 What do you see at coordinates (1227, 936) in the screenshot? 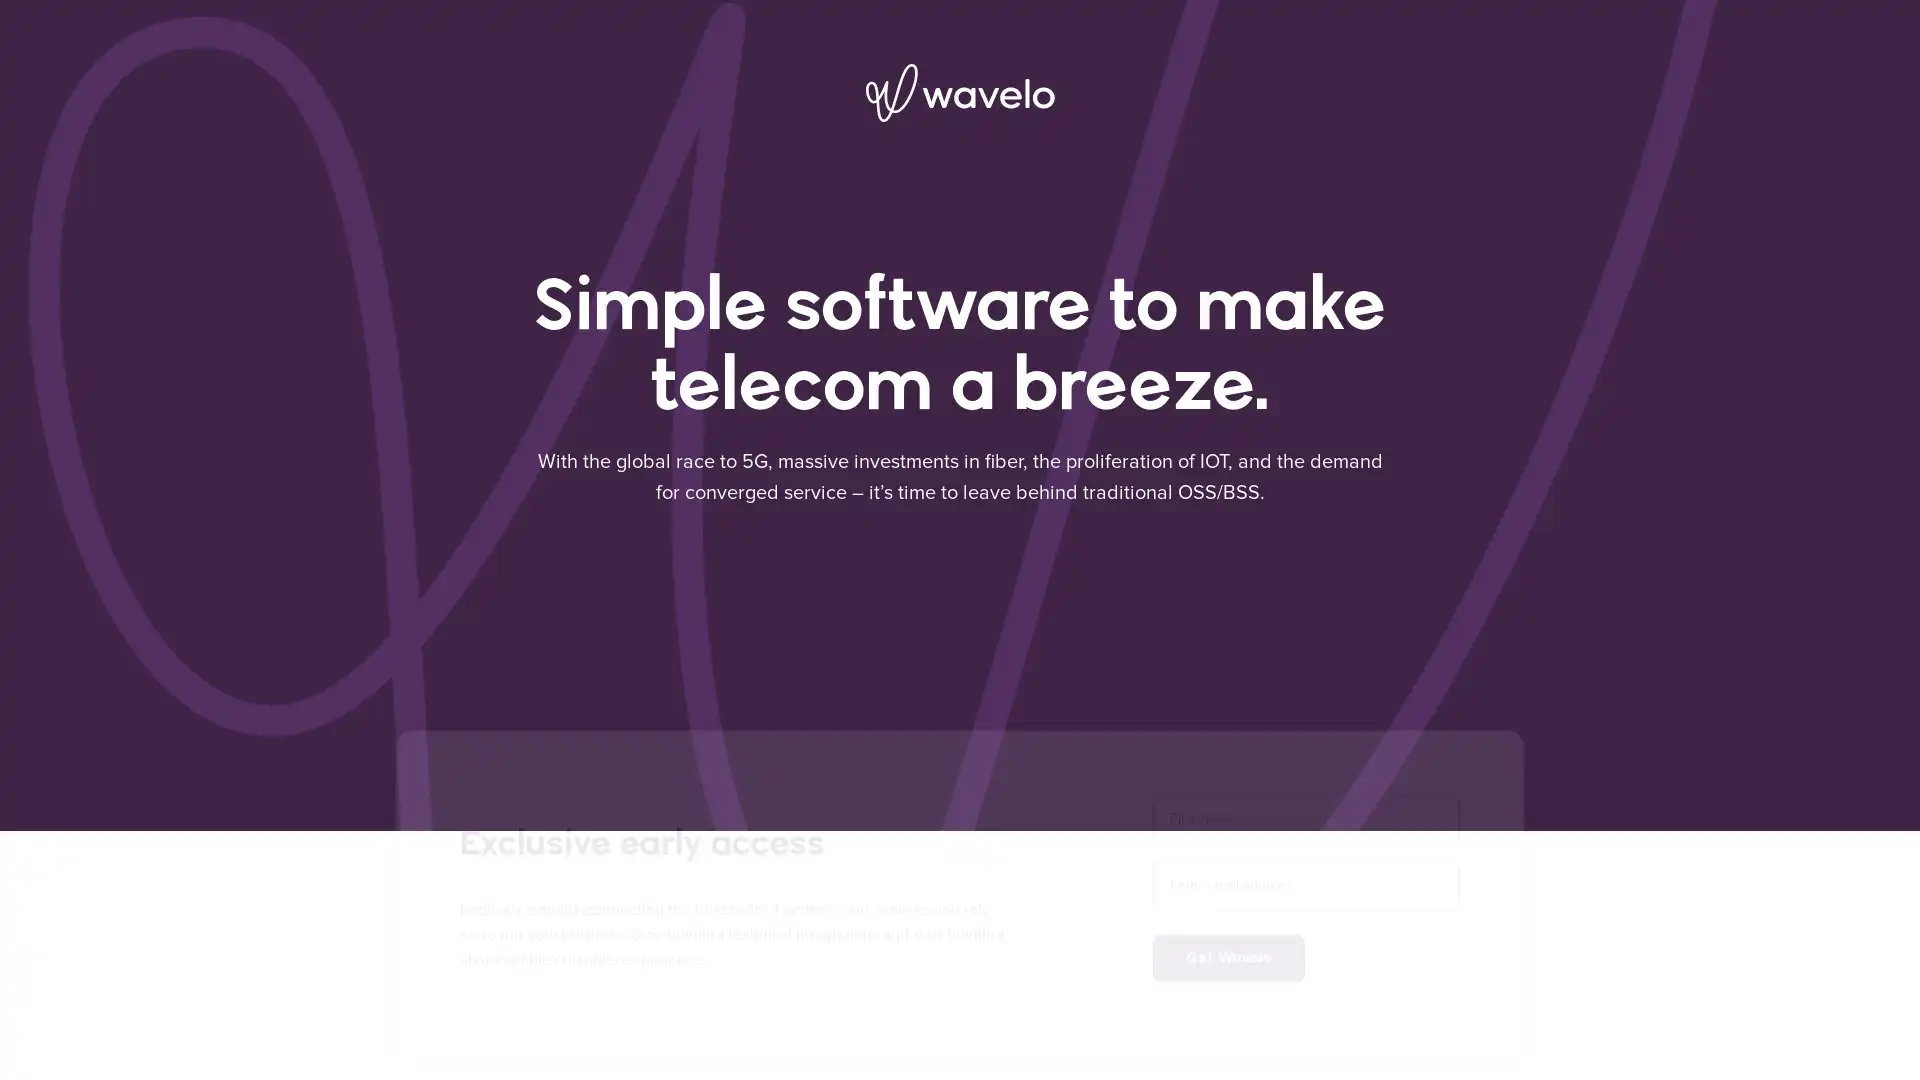
I see `Get Wavelo` at bounding box center [1227, 936].